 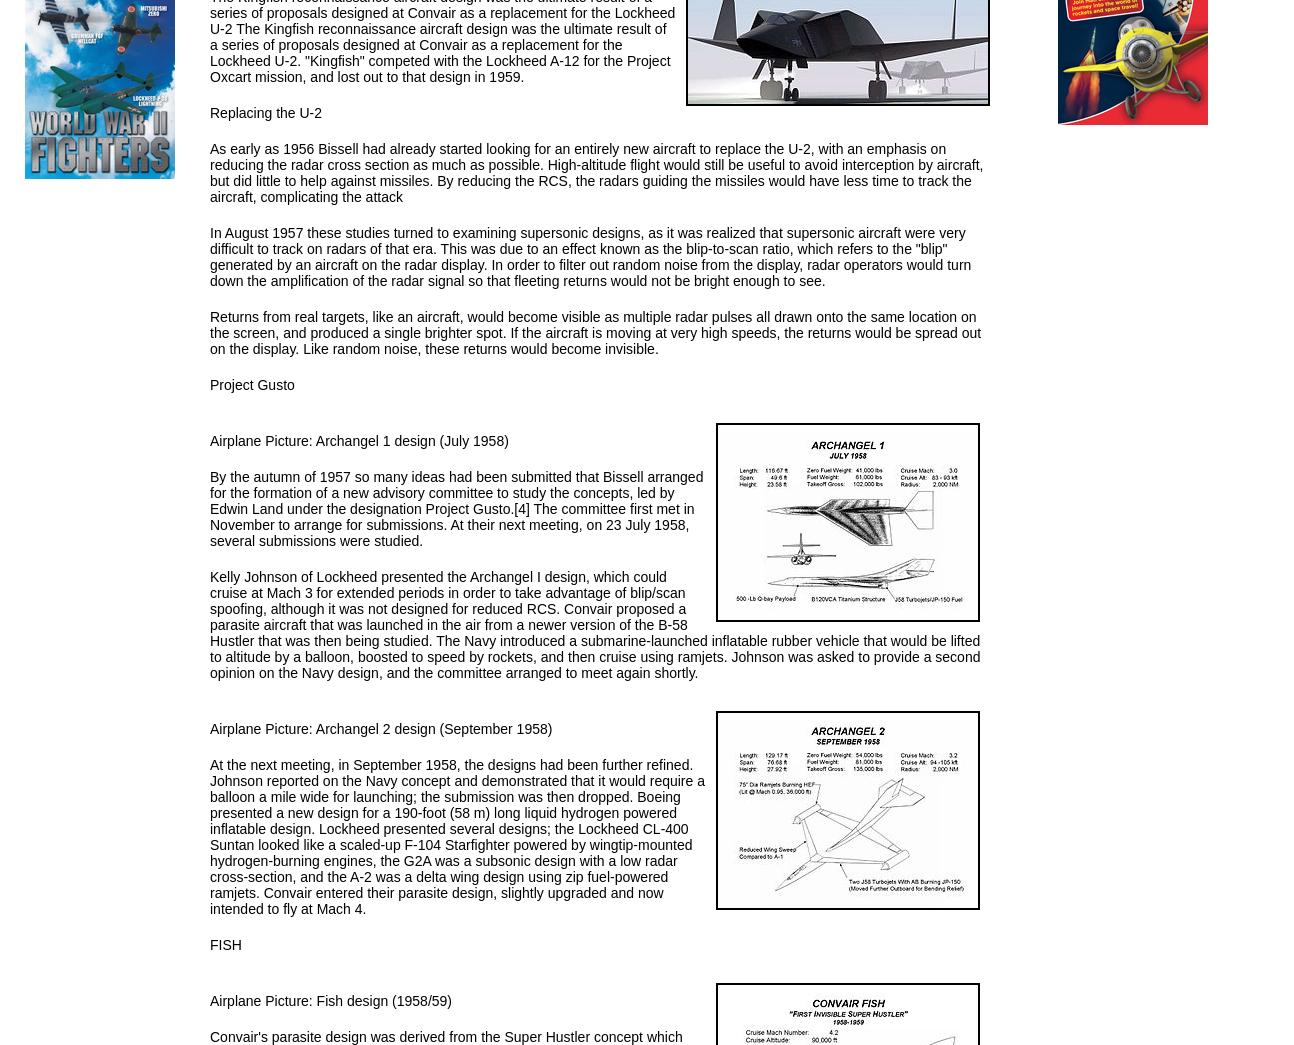 What do you see at coordinates (265, 112) in the screenshot?
I see `'Replacing the U-2'` at bounding box center [265, 112].